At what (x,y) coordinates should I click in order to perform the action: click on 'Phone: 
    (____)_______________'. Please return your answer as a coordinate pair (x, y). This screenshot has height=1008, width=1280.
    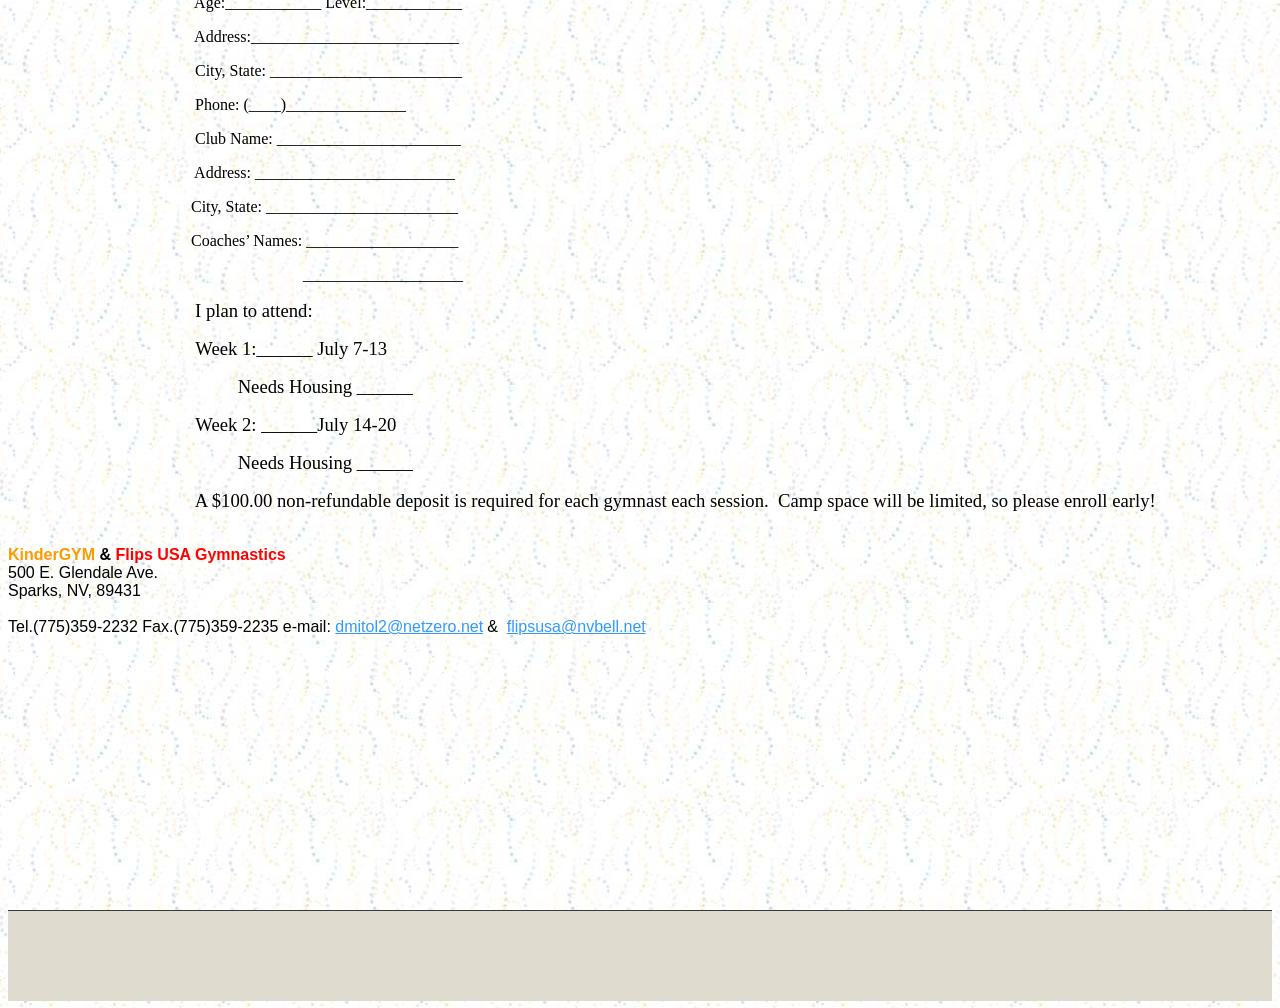
    Looking at the image, I should click on (297, 104).